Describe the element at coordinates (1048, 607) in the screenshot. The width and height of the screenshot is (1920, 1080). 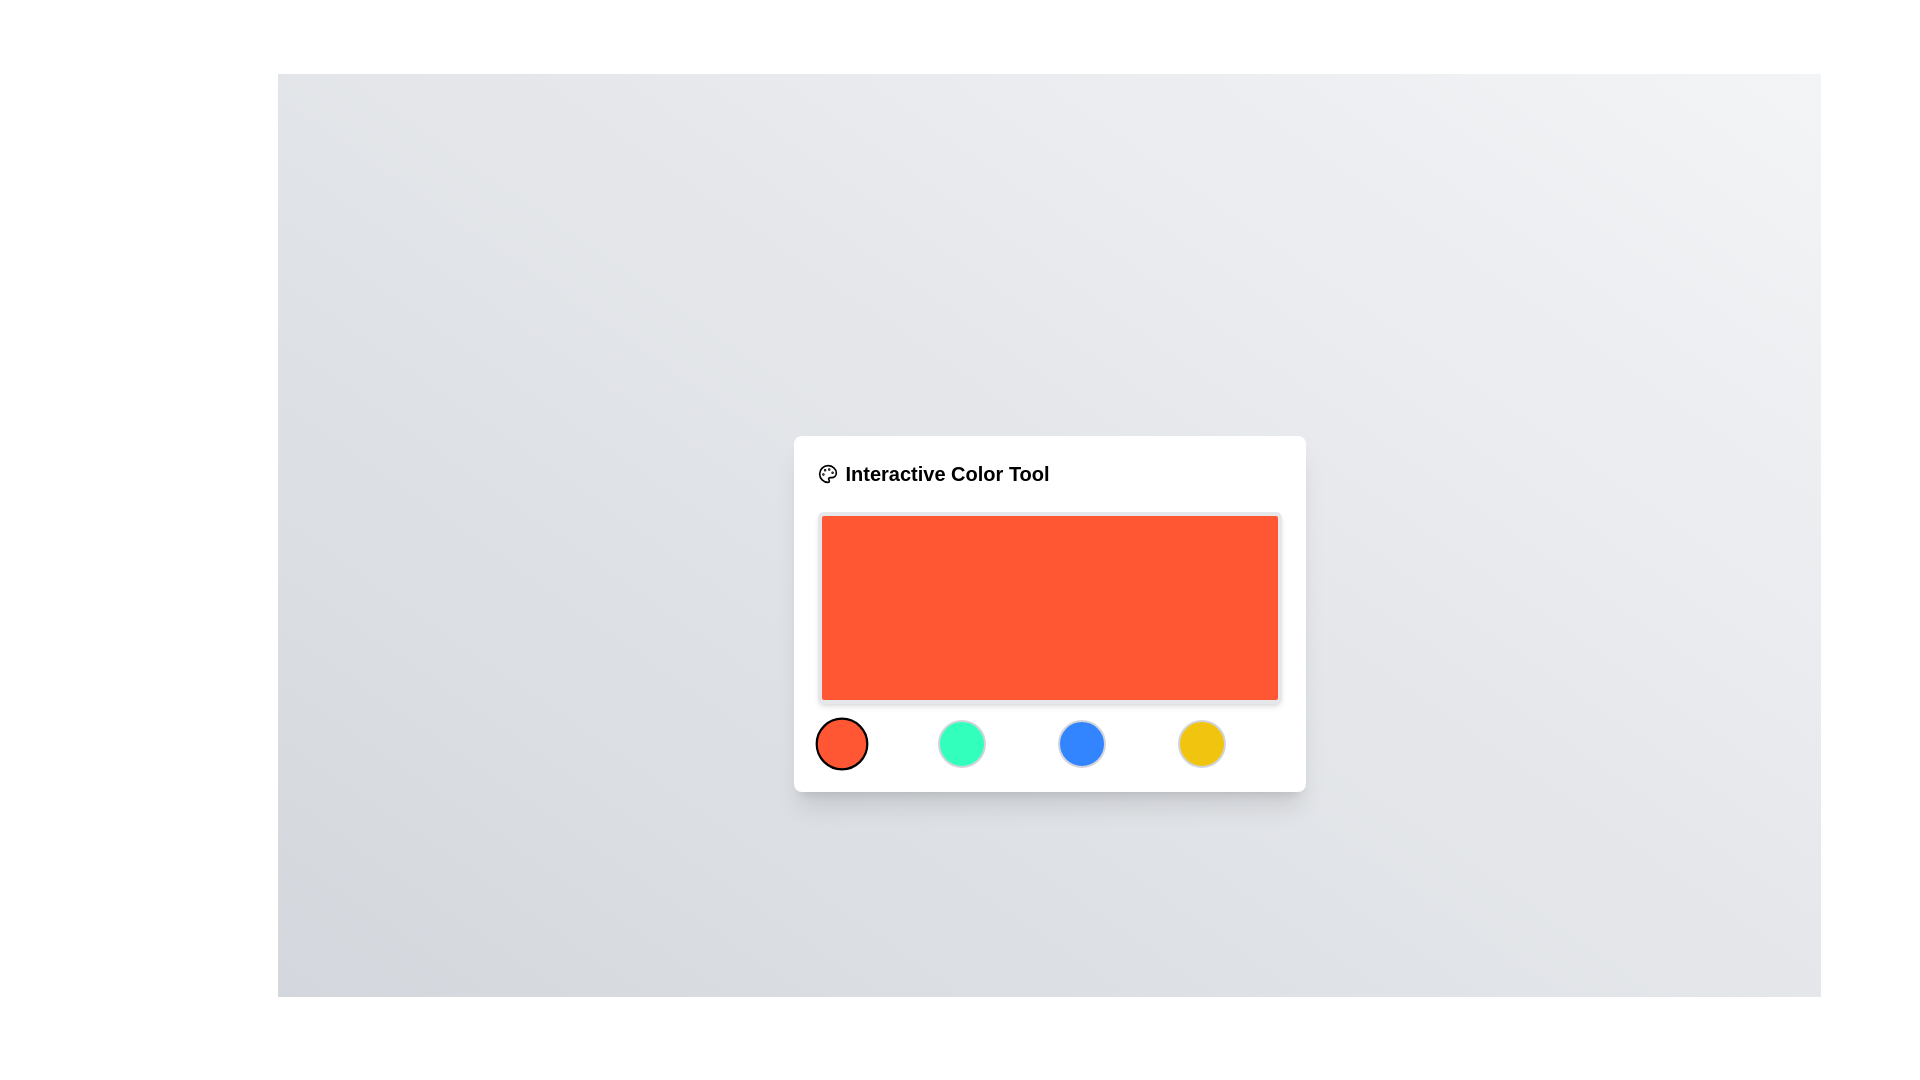
I see `the central rectangular visual display area of the 'Interactive Color Tool' that showcases the currently selected color, positioned between the title and the circular colored buttons below` at that location.